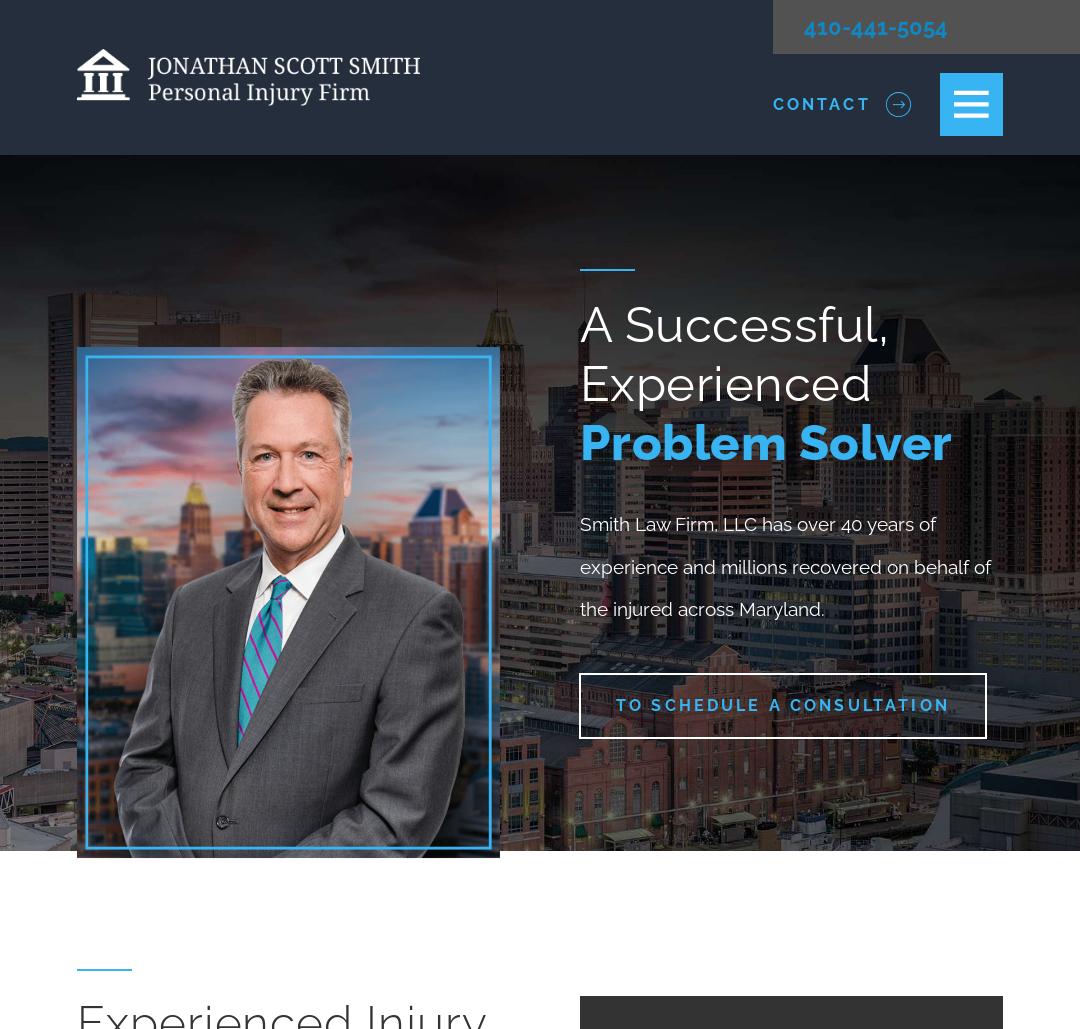  I want to click on '6/20/23', so click(608, 190).